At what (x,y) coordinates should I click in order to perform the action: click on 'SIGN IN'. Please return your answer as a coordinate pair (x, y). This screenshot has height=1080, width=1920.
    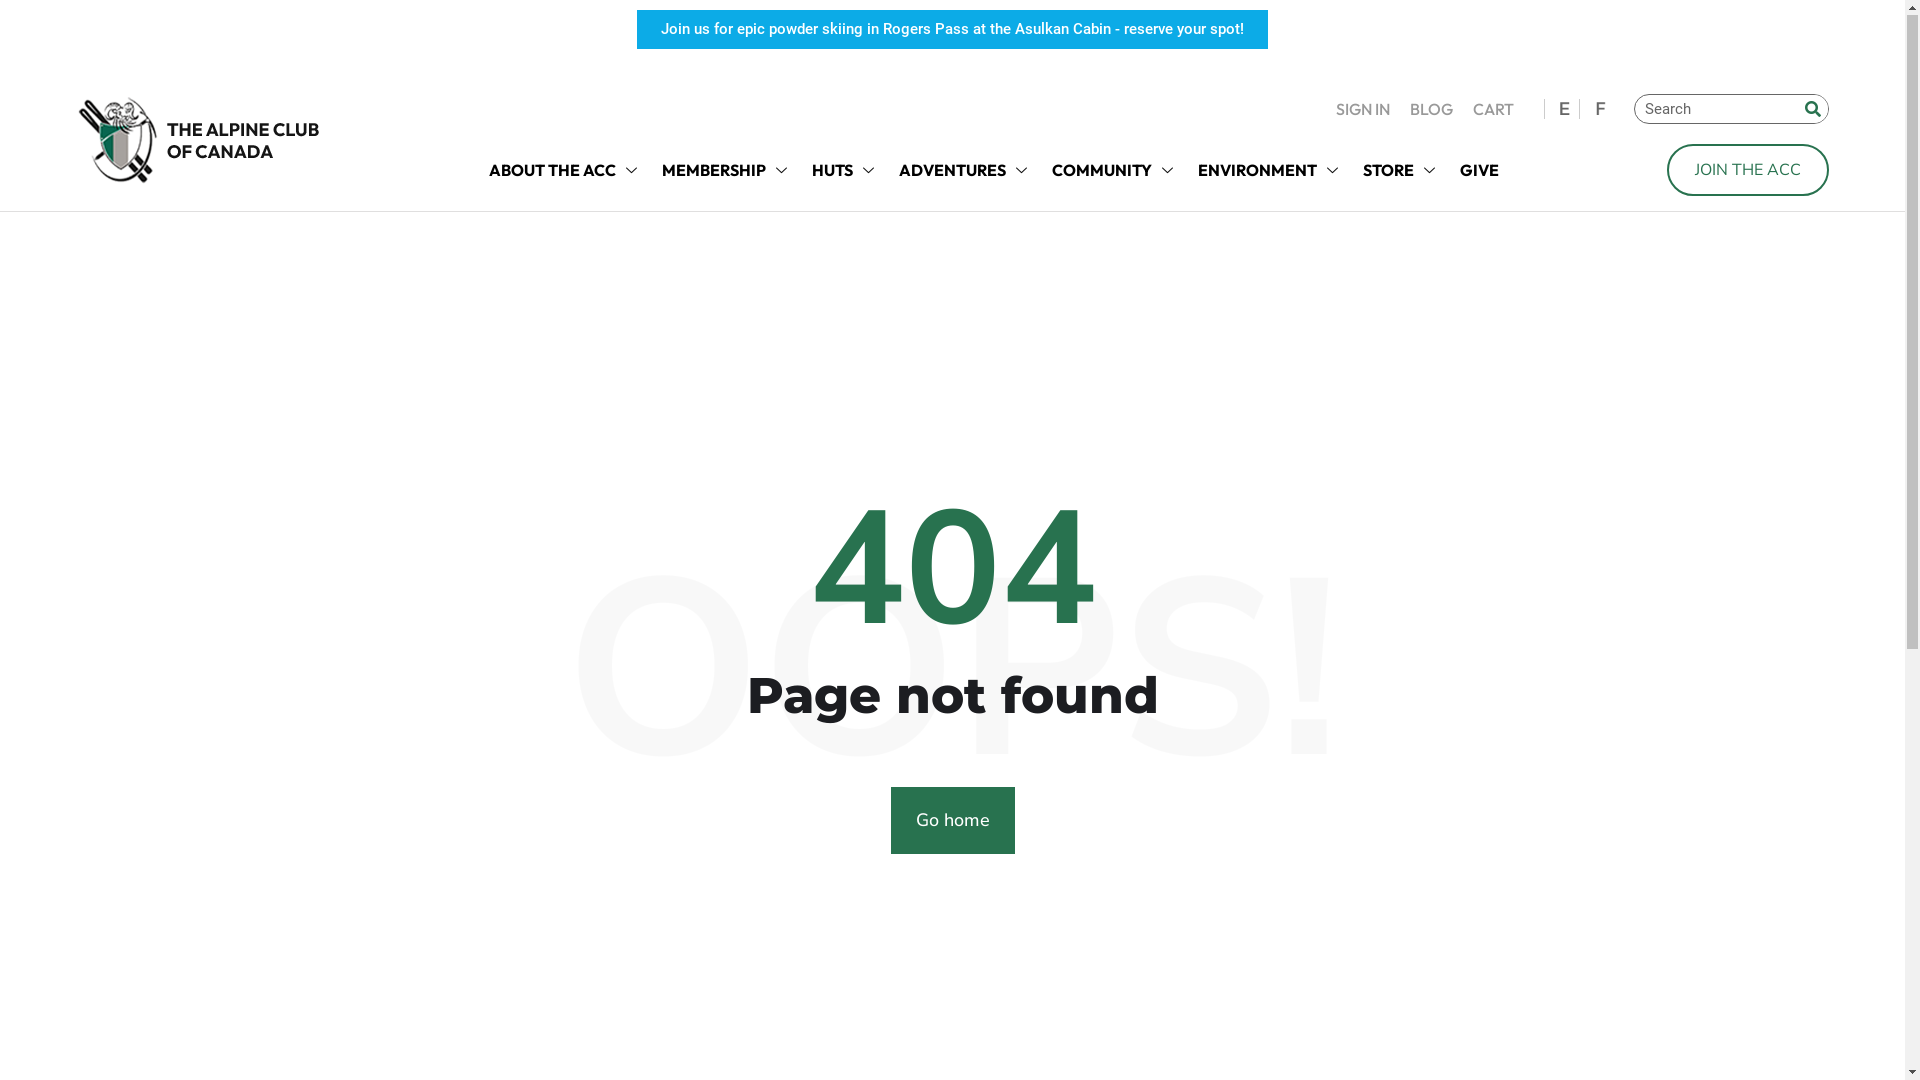
    Looking at the image, I should click on (1362, 110).